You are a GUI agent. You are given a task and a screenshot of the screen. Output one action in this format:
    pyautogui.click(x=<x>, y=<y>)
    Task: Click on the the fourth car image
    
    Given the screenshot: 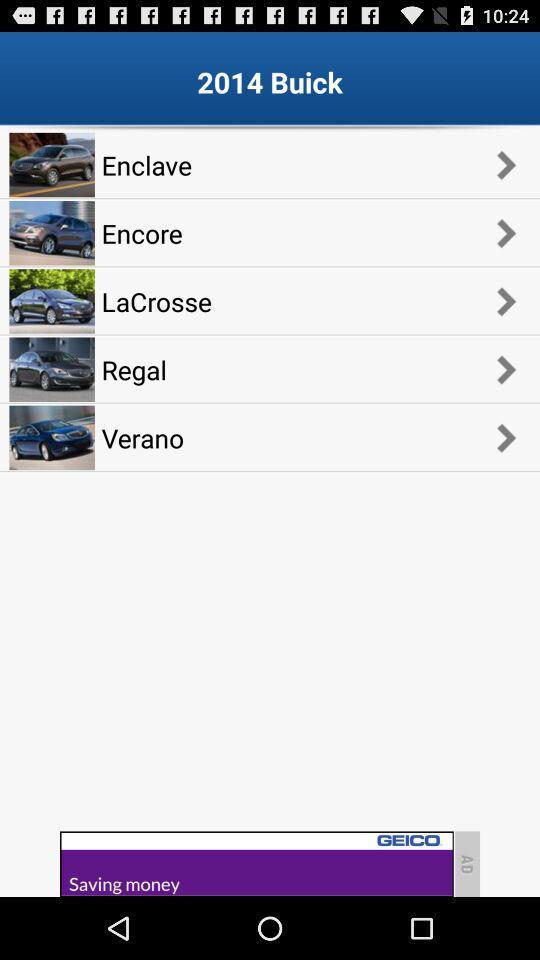 What is the action you would take?
    pyautogui.click(x=52, y=368)
    